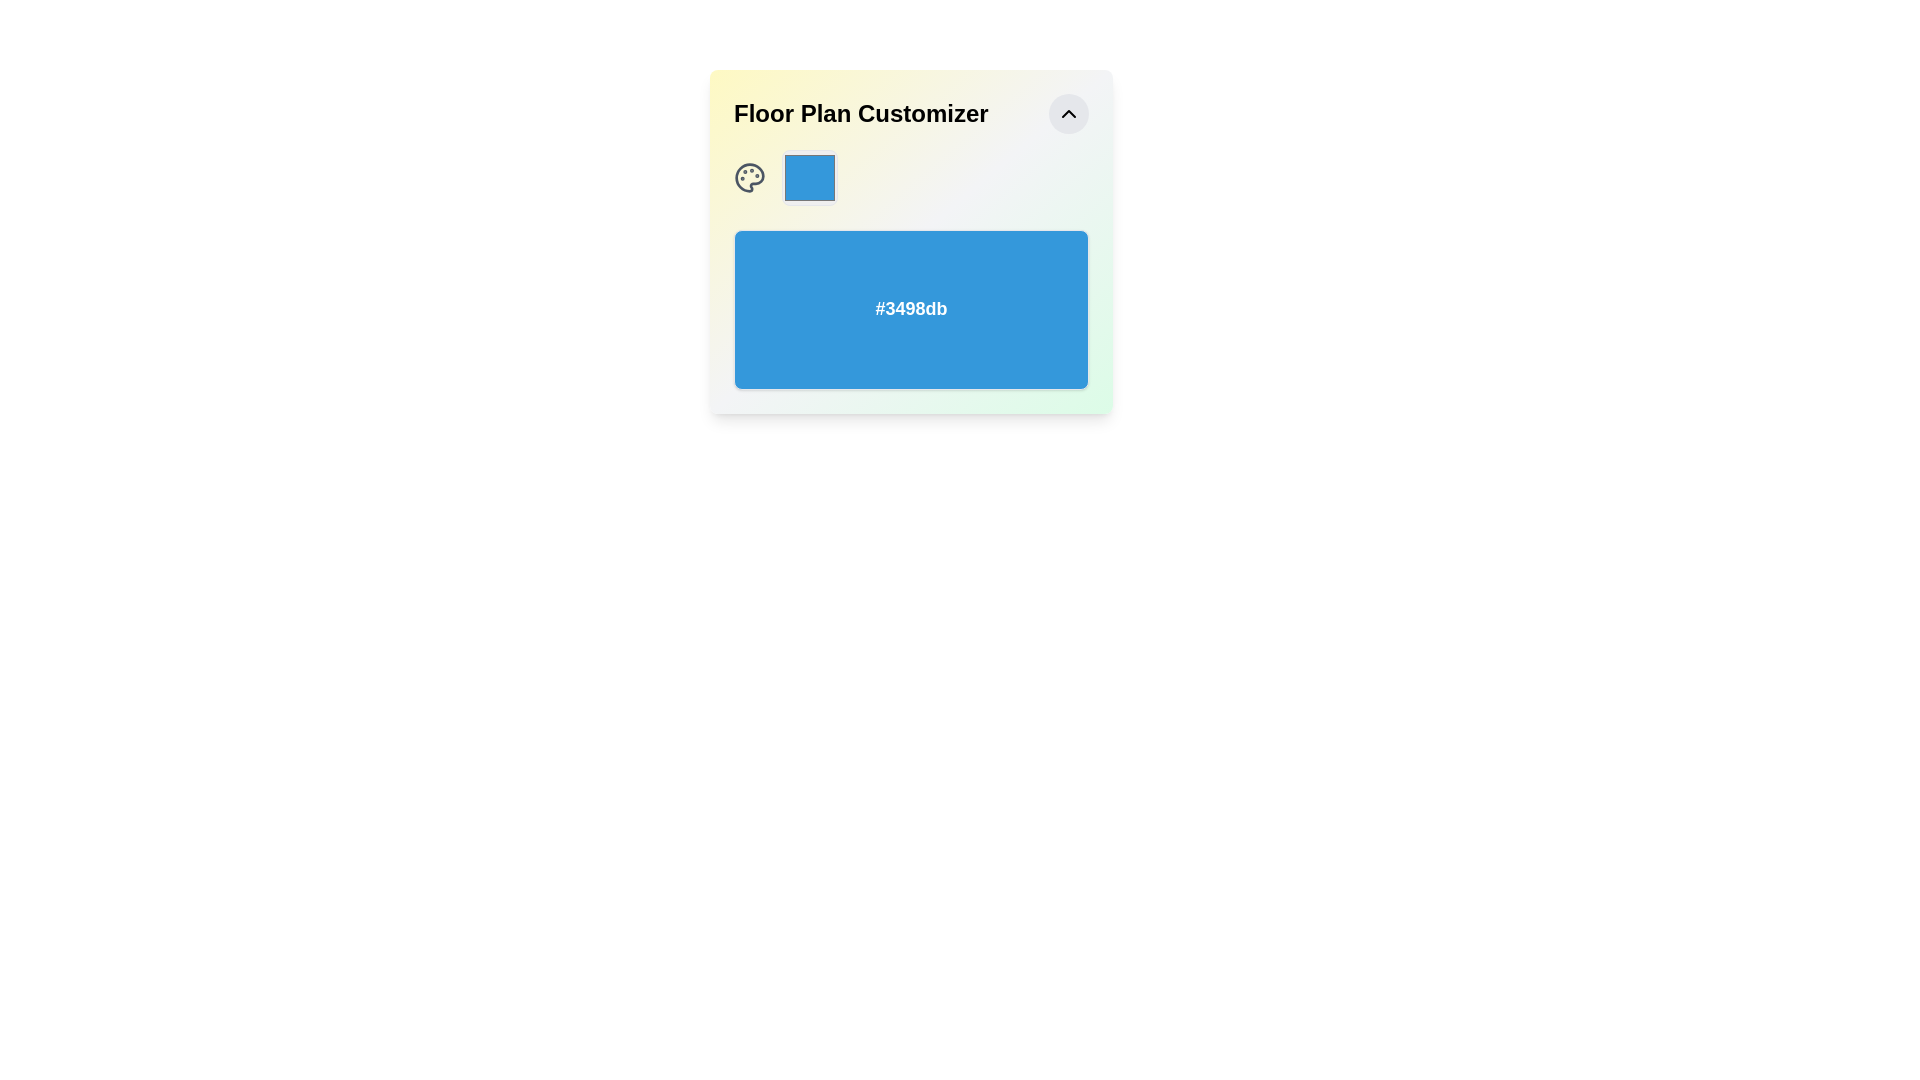 The image size is (1920, 1080). What do you see at coordinates (910, 308) in the screenshot?
I see `the Text Display that shows the hexadecimal color code, located in the middle-bottom of the 'Floor Plan Customizer' section` at bounding box center [910, 308].